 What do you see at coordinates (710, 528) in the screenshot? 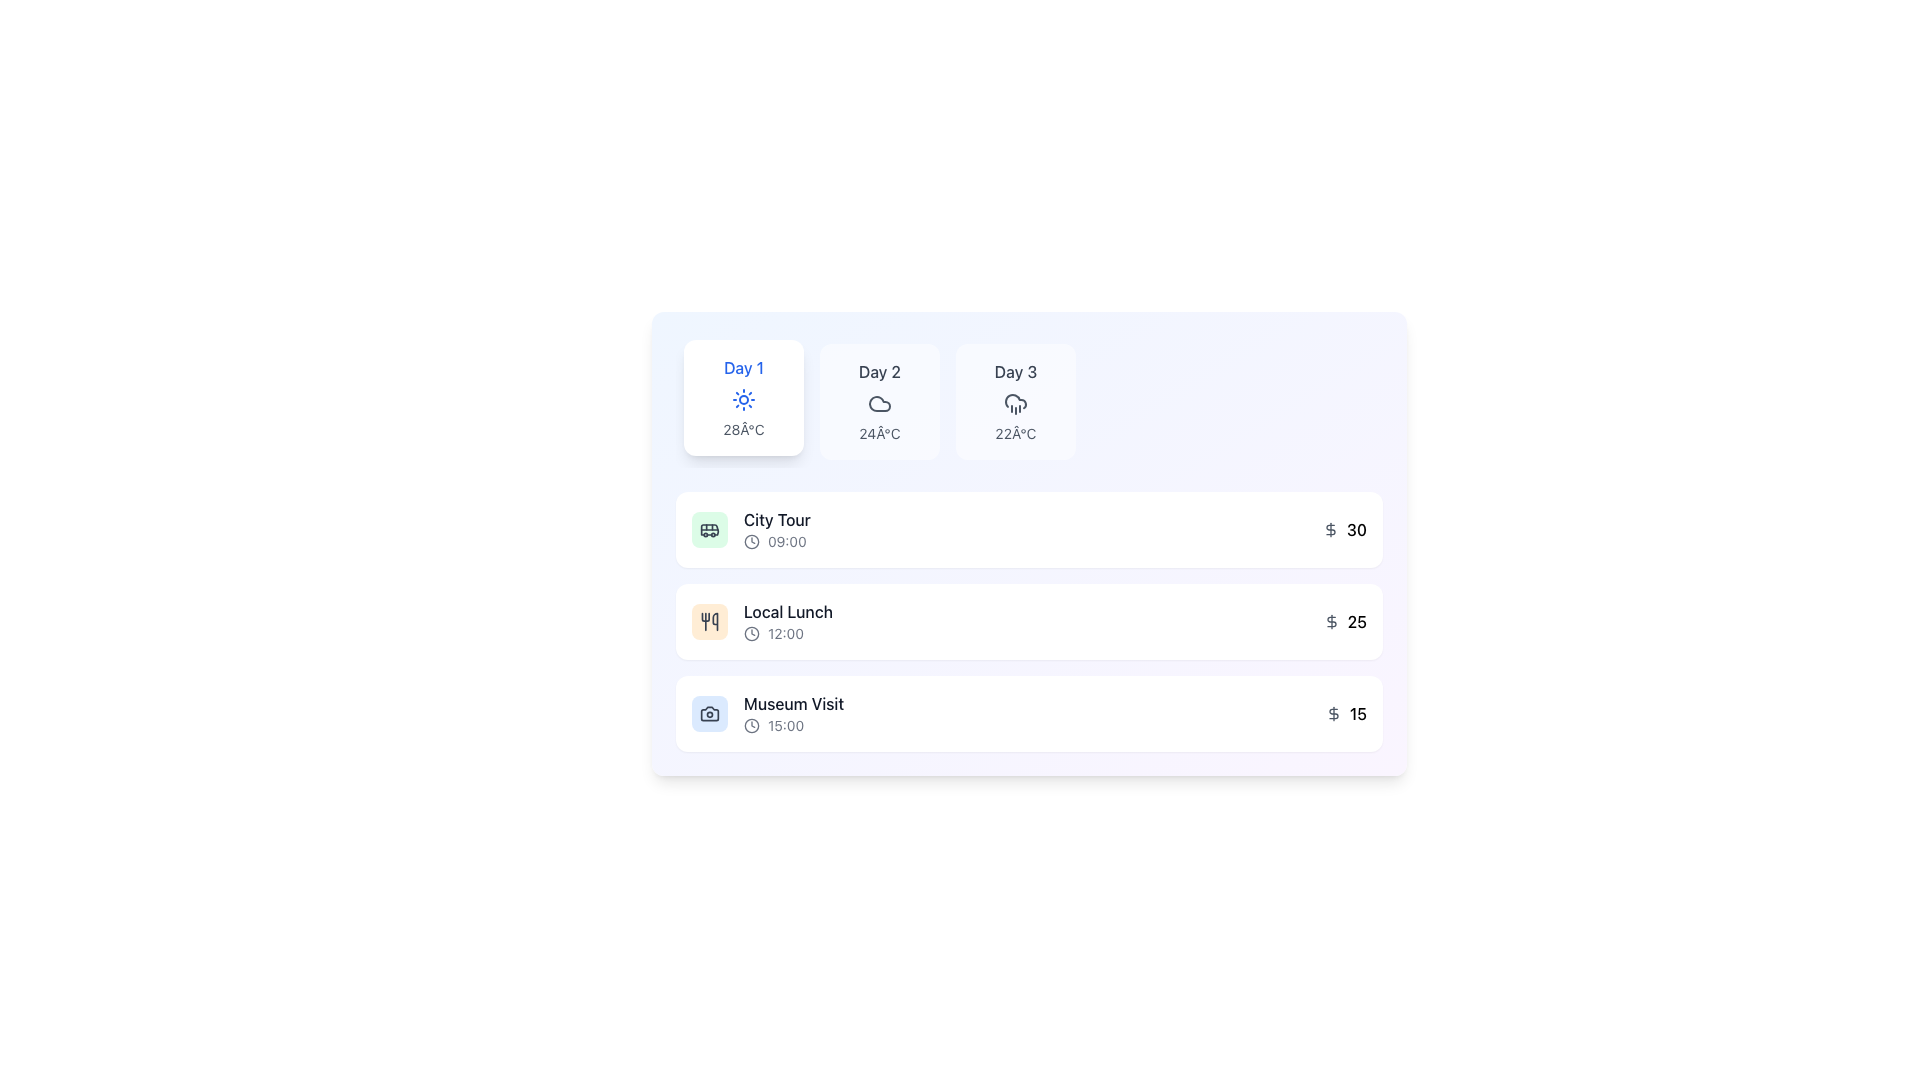
I see `the bus icon, which is located within the first card of activities, to the left of the 'City Tour' text and time indicator` at bounding box center [710, 528].